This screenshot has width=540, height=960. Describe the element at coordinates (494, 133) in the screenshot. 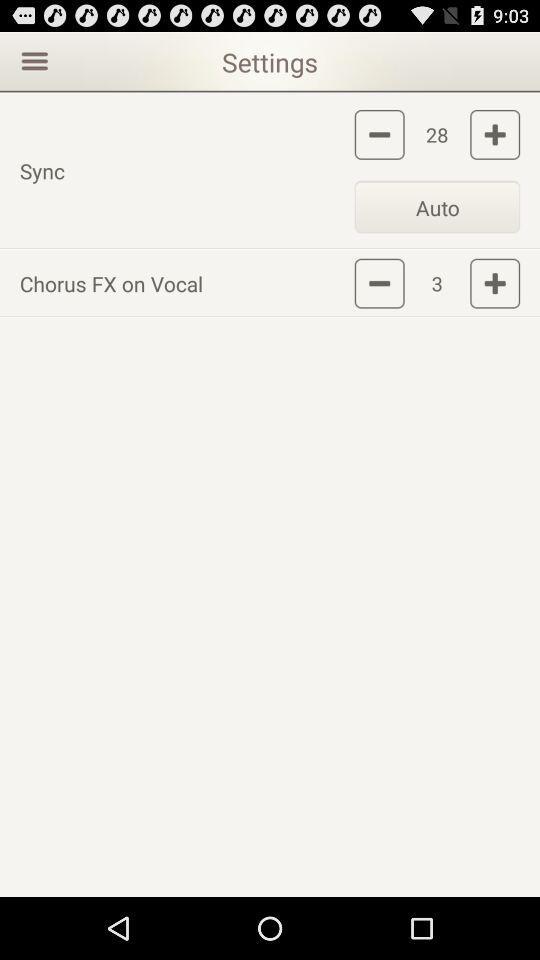

I see `sync setting` at that location.